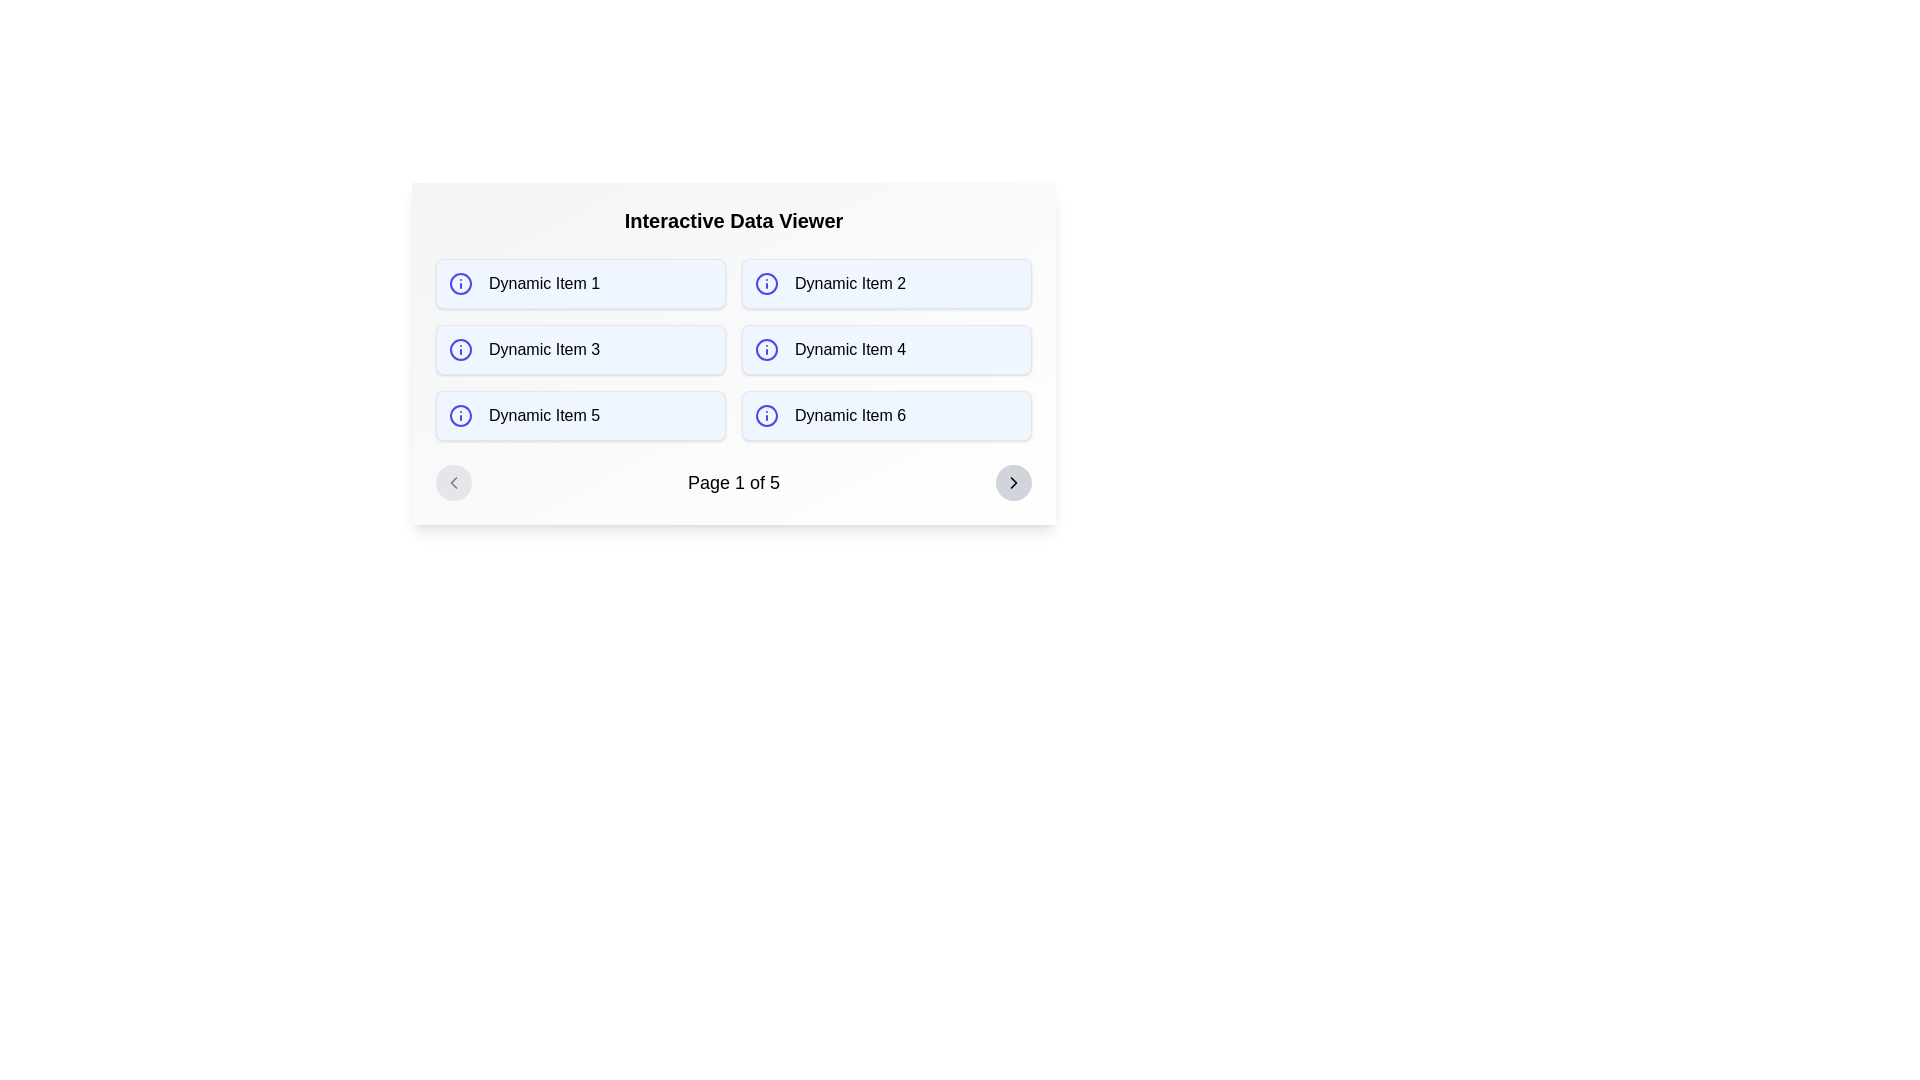 Image resolution: width=1920 pixels, height=1080 pixels. Describe the element at coordinates (766, 415) in the screenshot. I see `the Circular SVG graphic element` at that location.